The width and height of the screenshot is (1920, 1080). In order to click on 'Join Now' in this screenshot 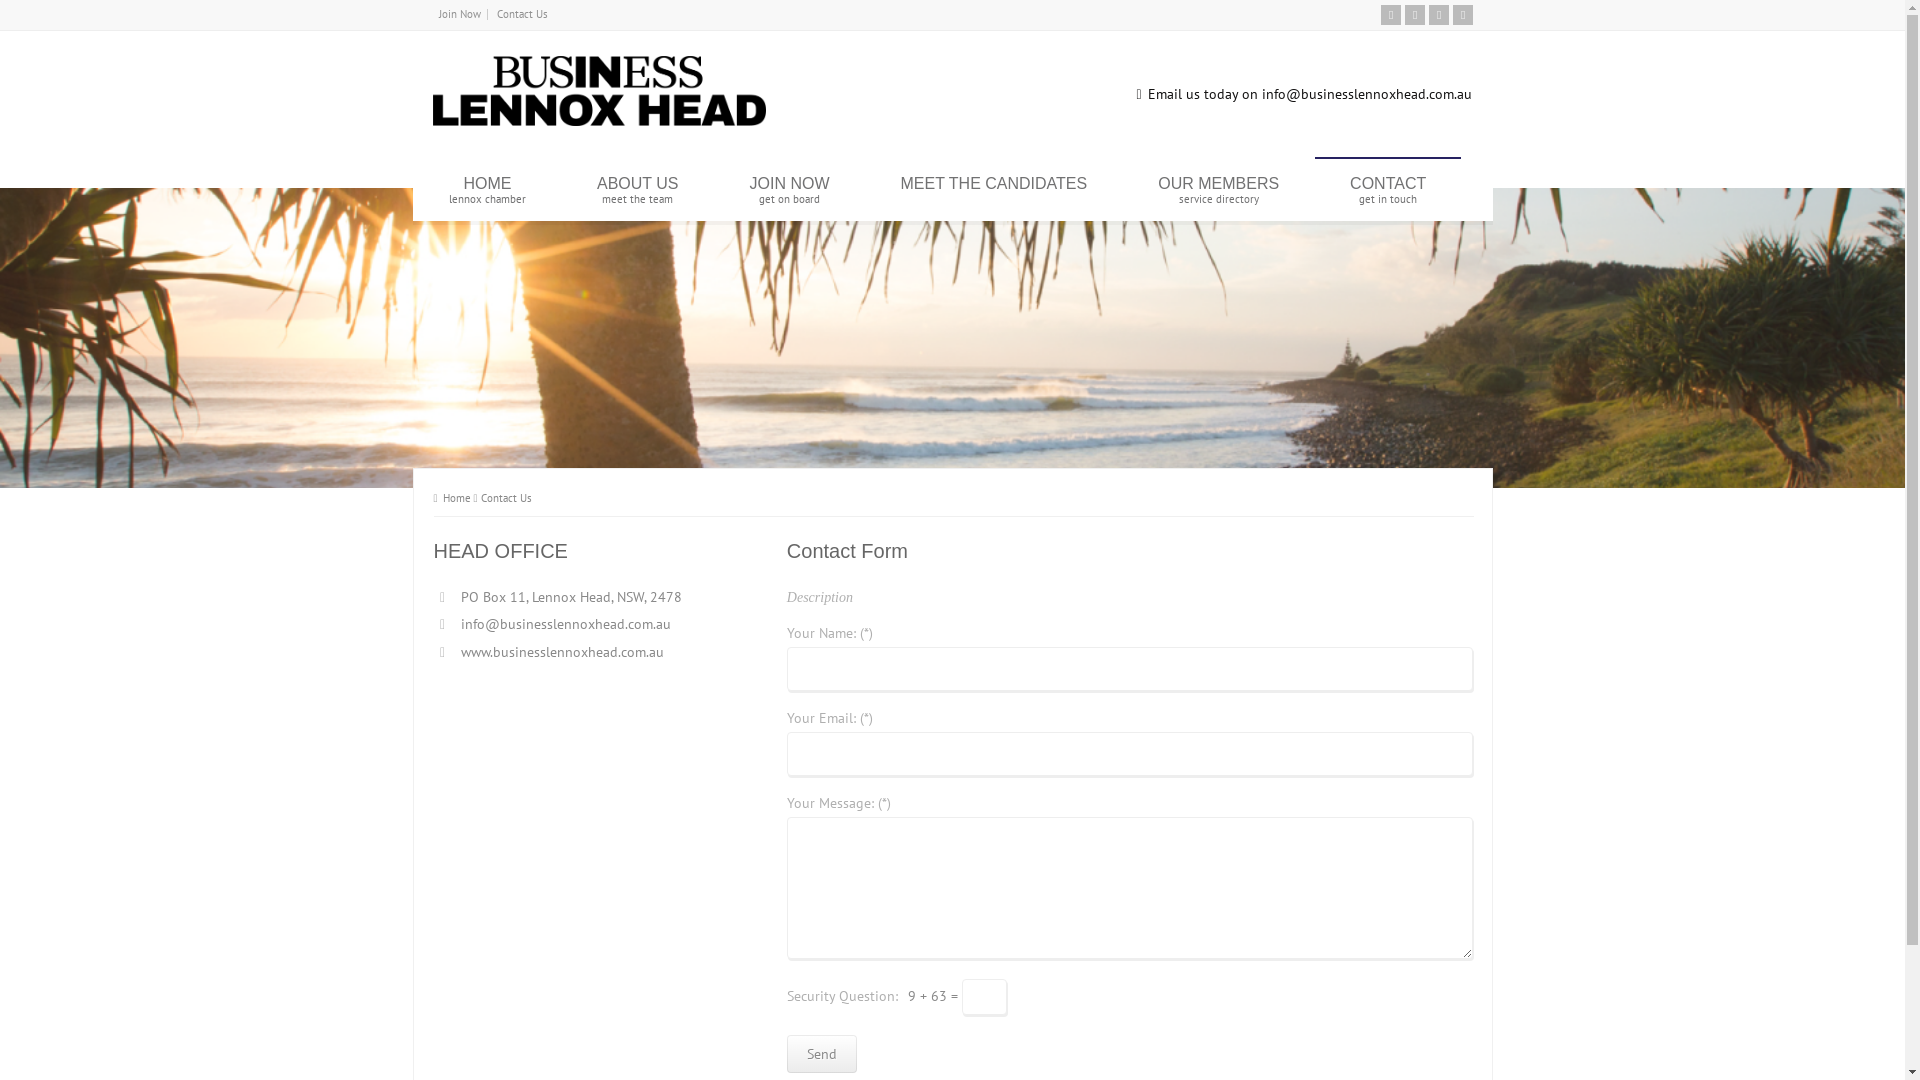, I will do `click(458, 14)`.